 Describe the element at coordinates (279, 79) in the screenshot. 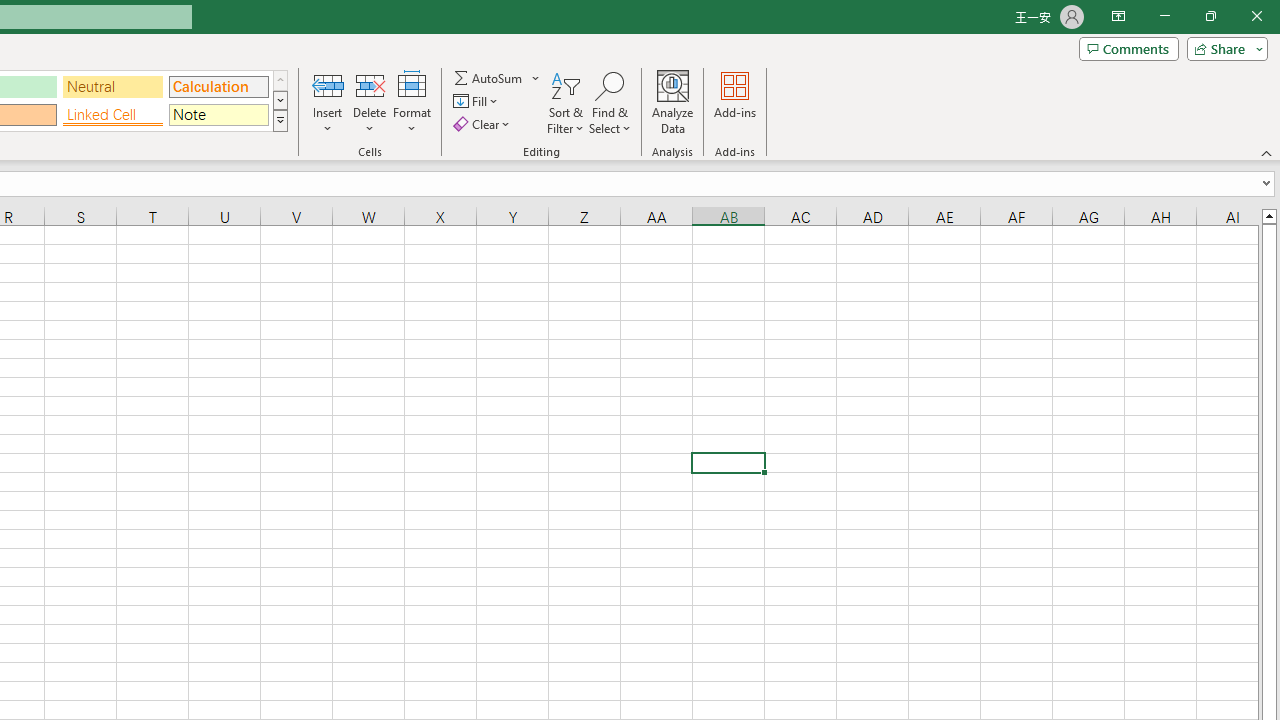

I see `'Row up'` at that location.